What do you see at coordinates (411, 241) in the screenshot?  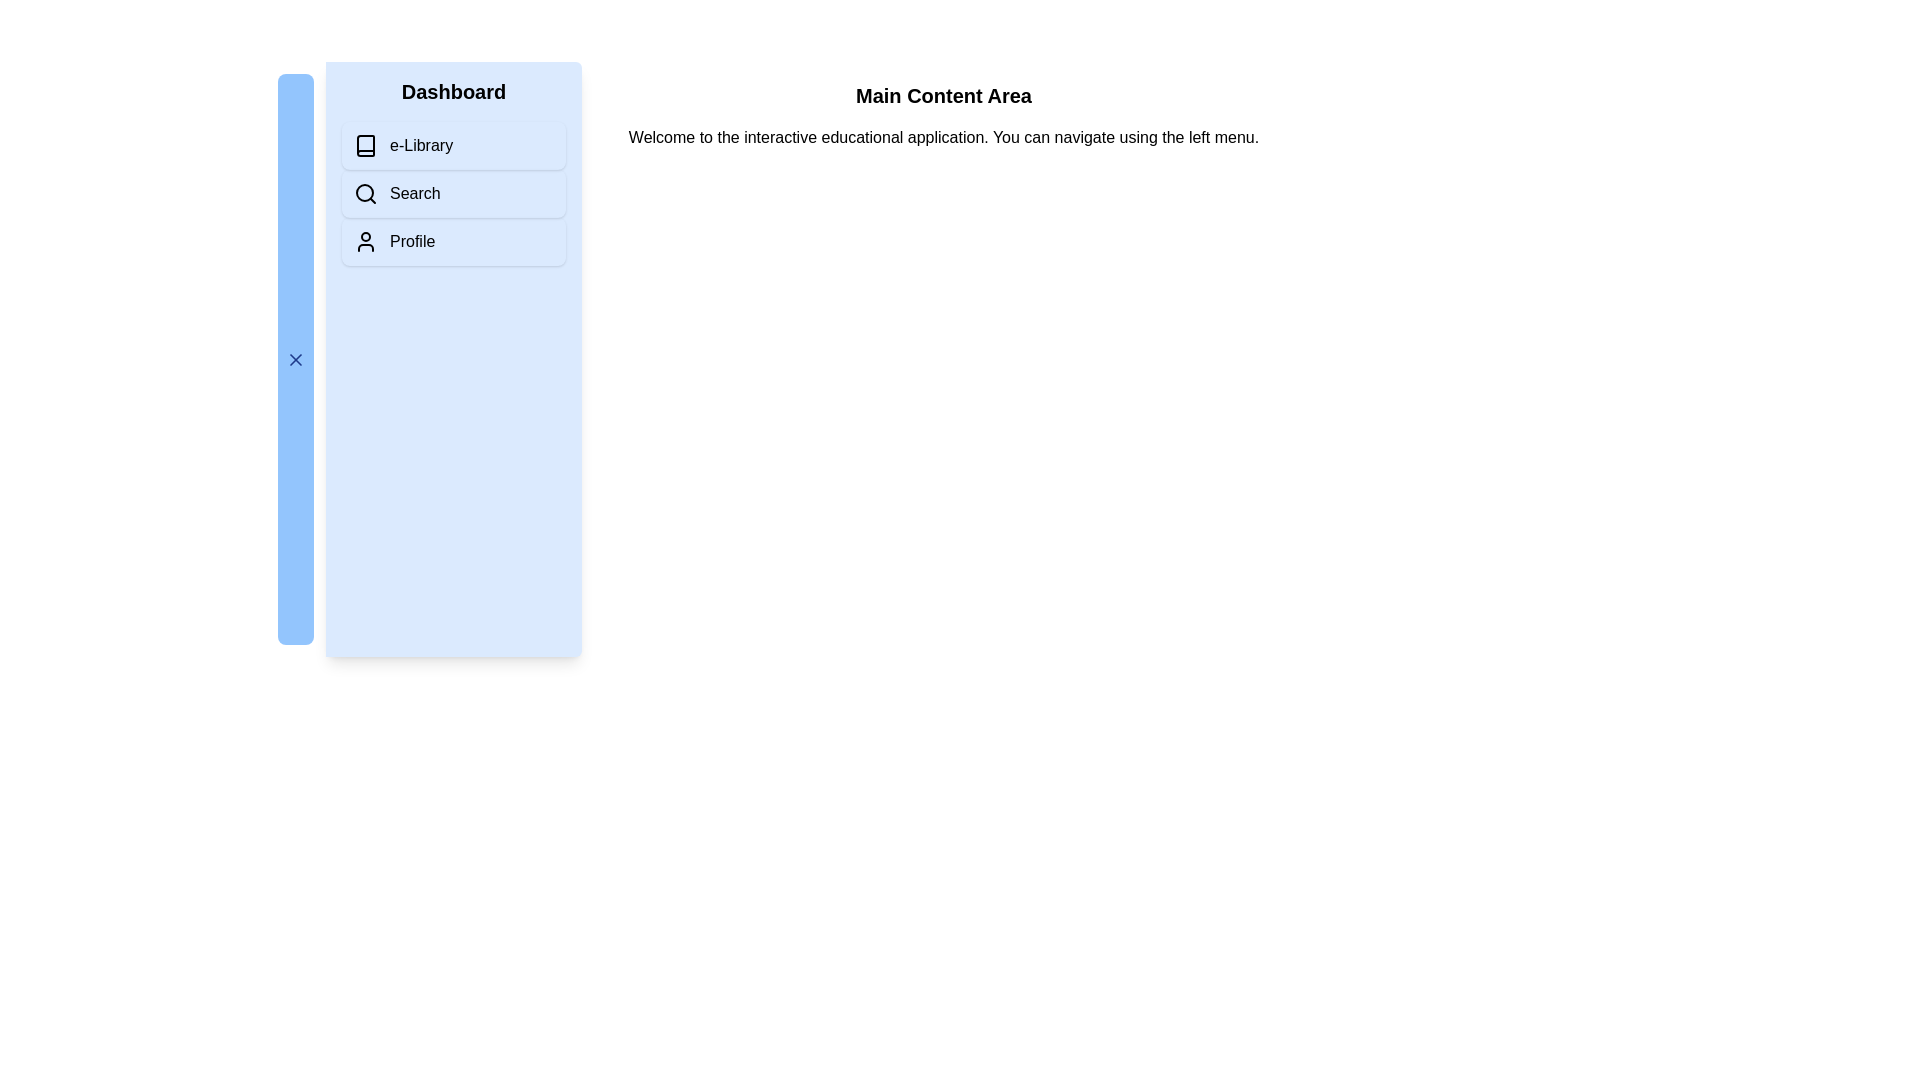 I see `the 'Profile' text label in the left sidebar navigation menu, which is the third item in the list, displayed in a bold black font on a light blue background` at bounding box center [411, 241].